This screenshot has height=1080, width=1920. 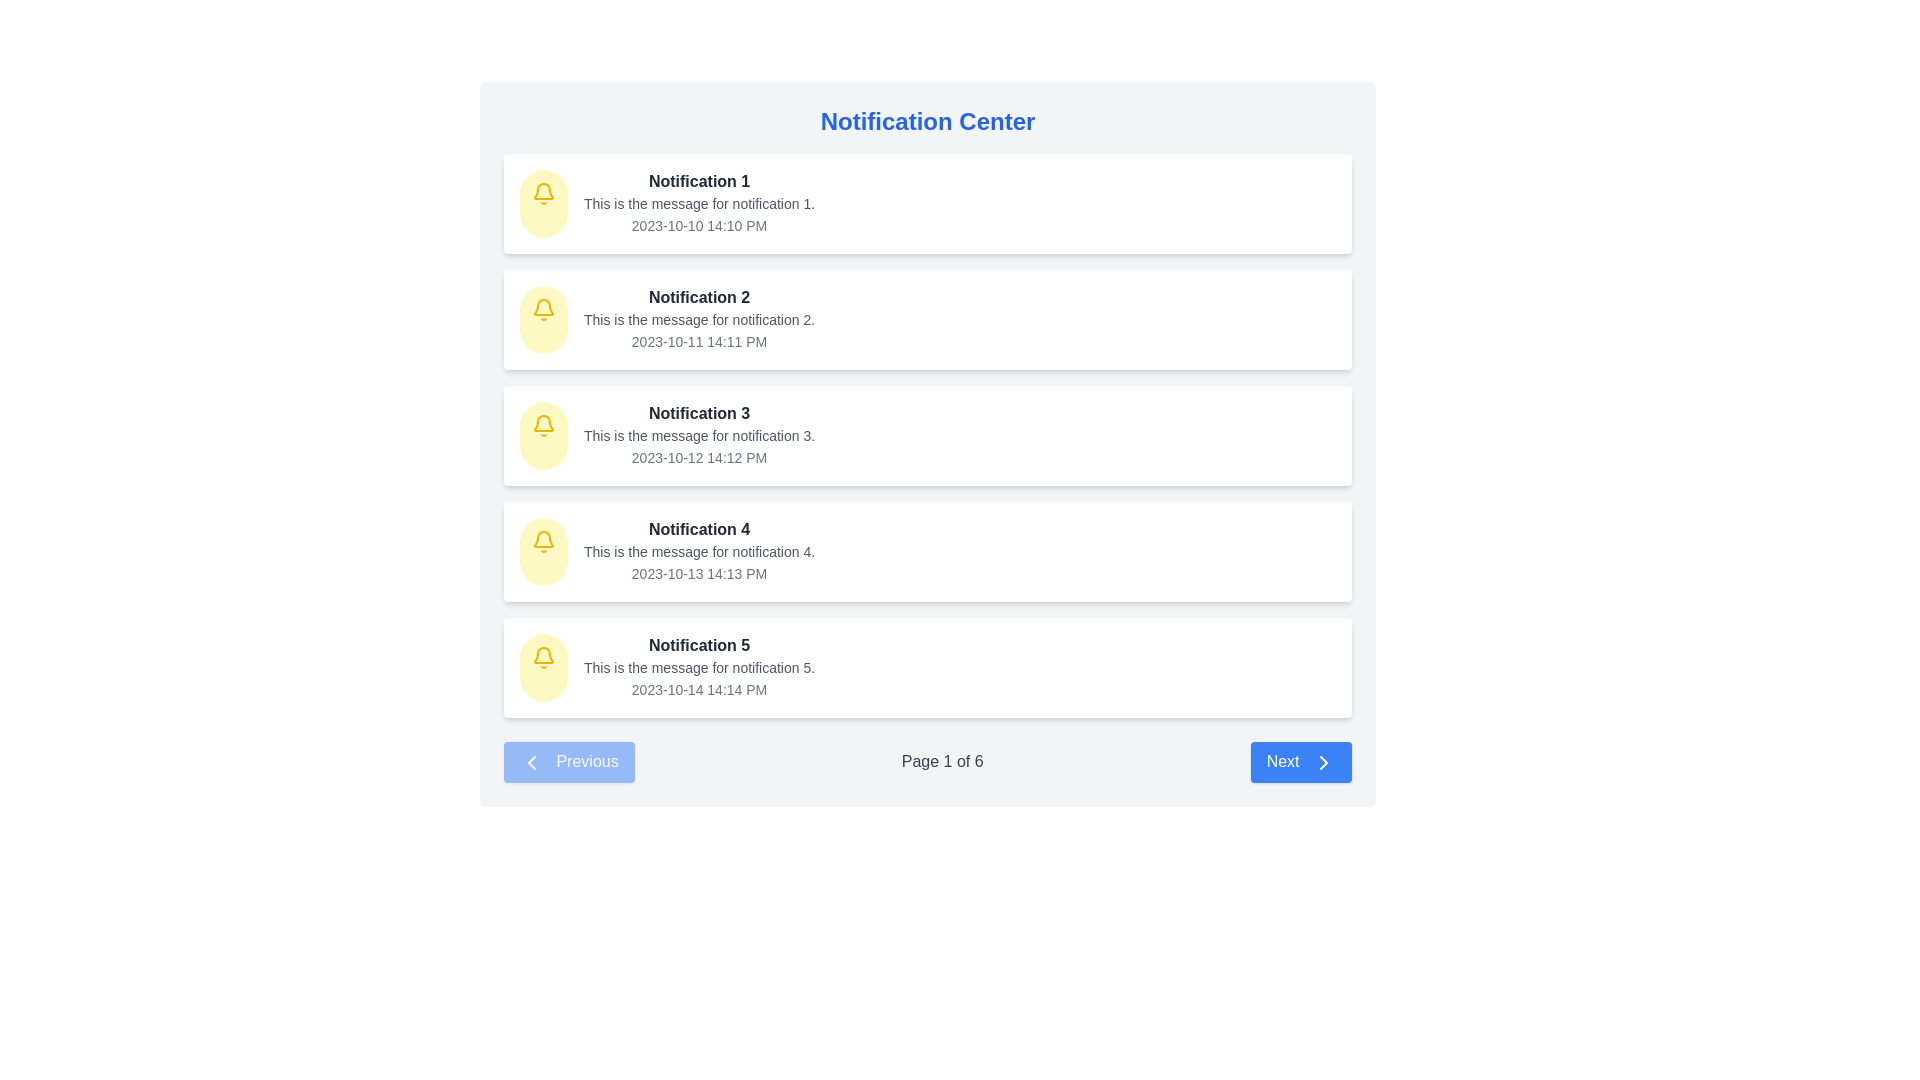 What do you see at coordinates (543, 434) in the screenshot?
I see `the small yellow bell-shaped icon located in the upper-left section of the 'Notification 3' card` at bounding box center [543, 434].